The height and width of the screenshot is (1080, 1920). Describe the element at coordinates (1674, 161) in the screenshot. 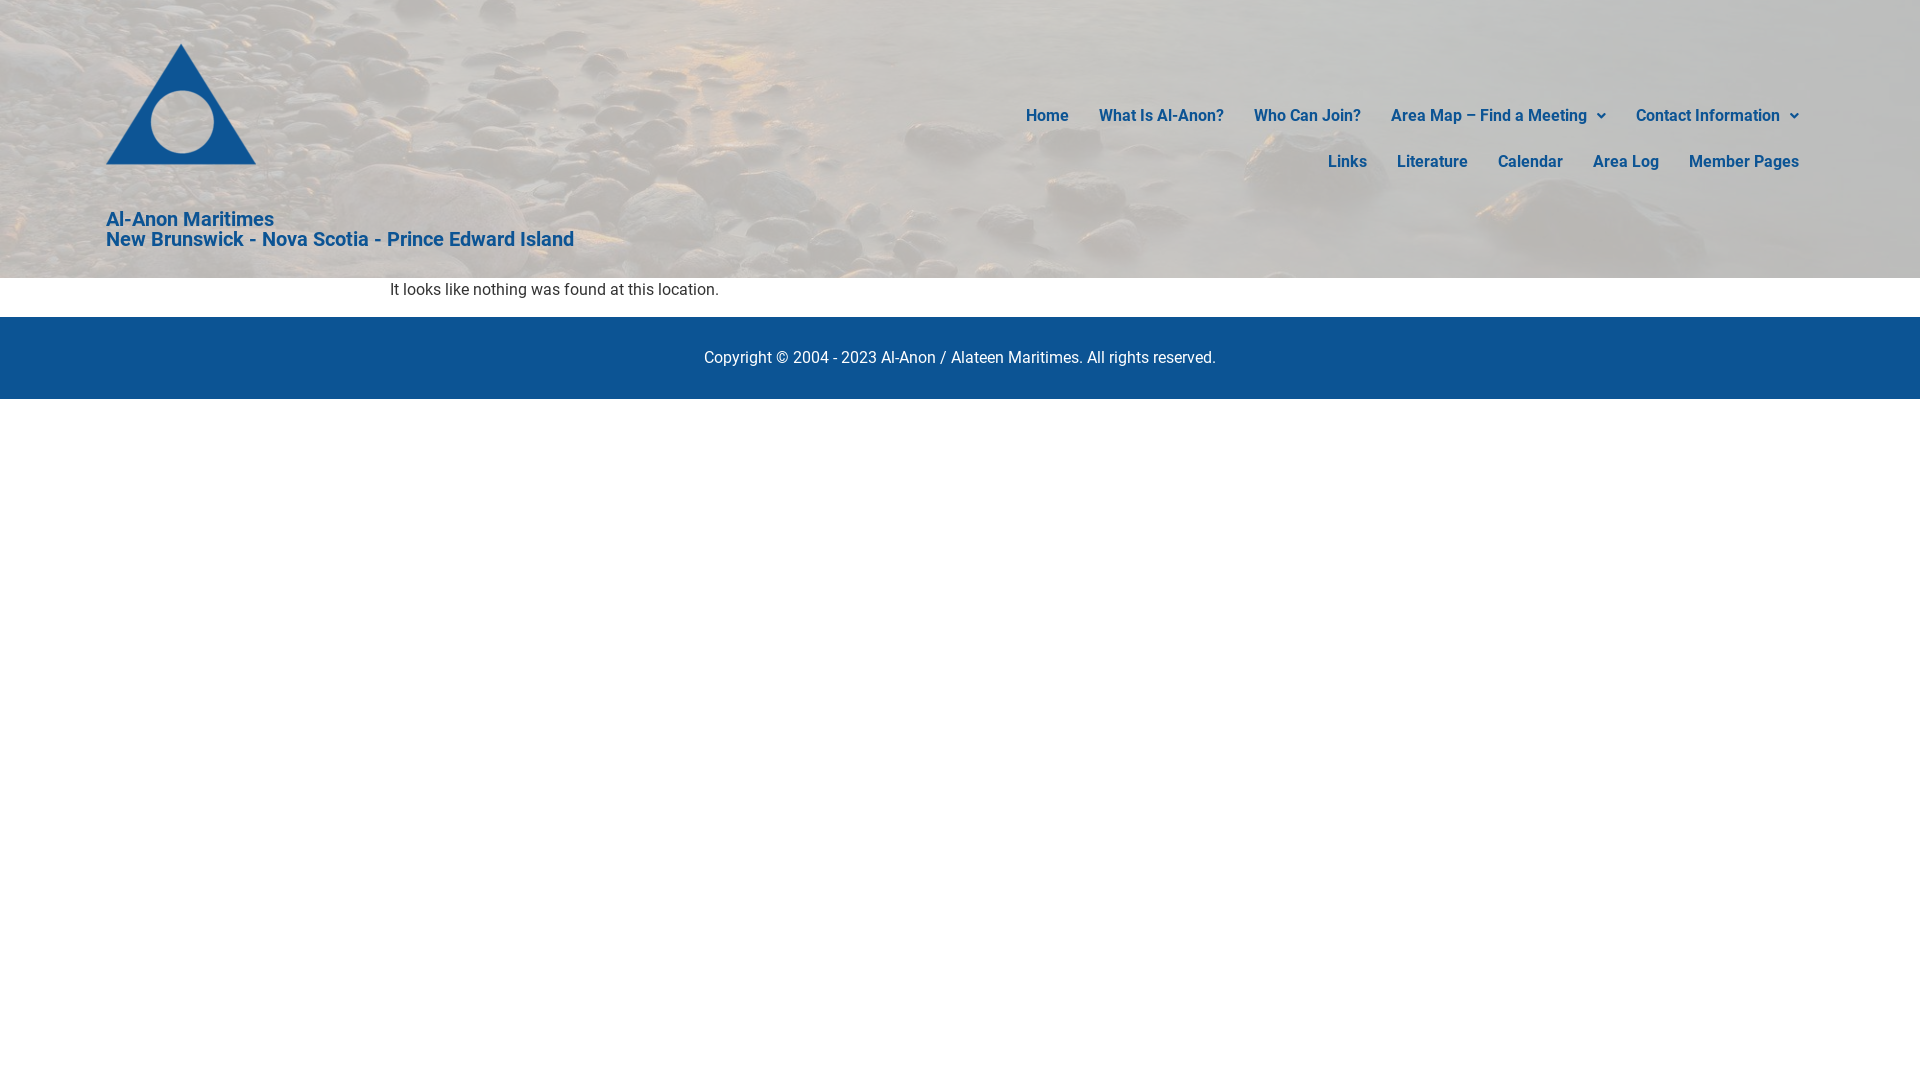

I see `'Member Pages'` at that location.